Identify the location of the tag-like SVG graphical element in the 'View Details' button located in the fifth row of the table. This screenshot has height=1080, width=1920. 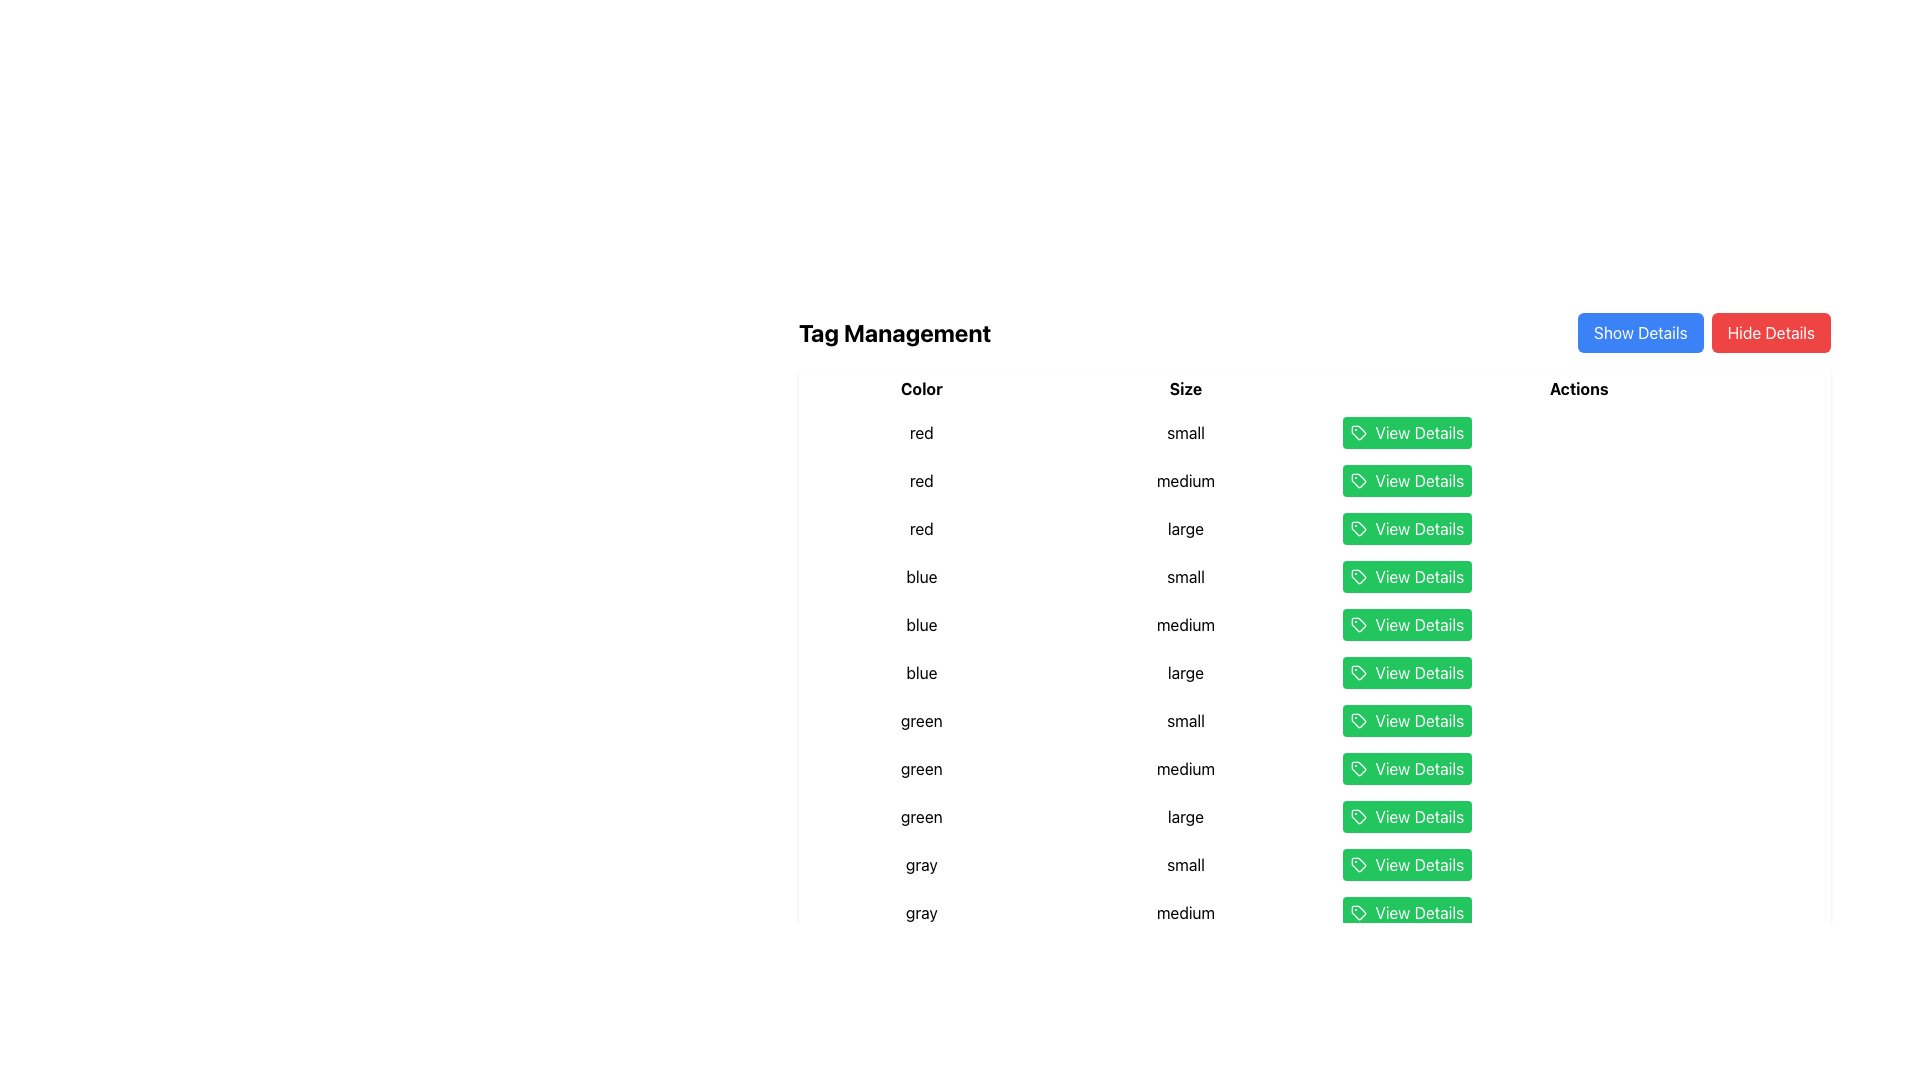
(1359, 577).